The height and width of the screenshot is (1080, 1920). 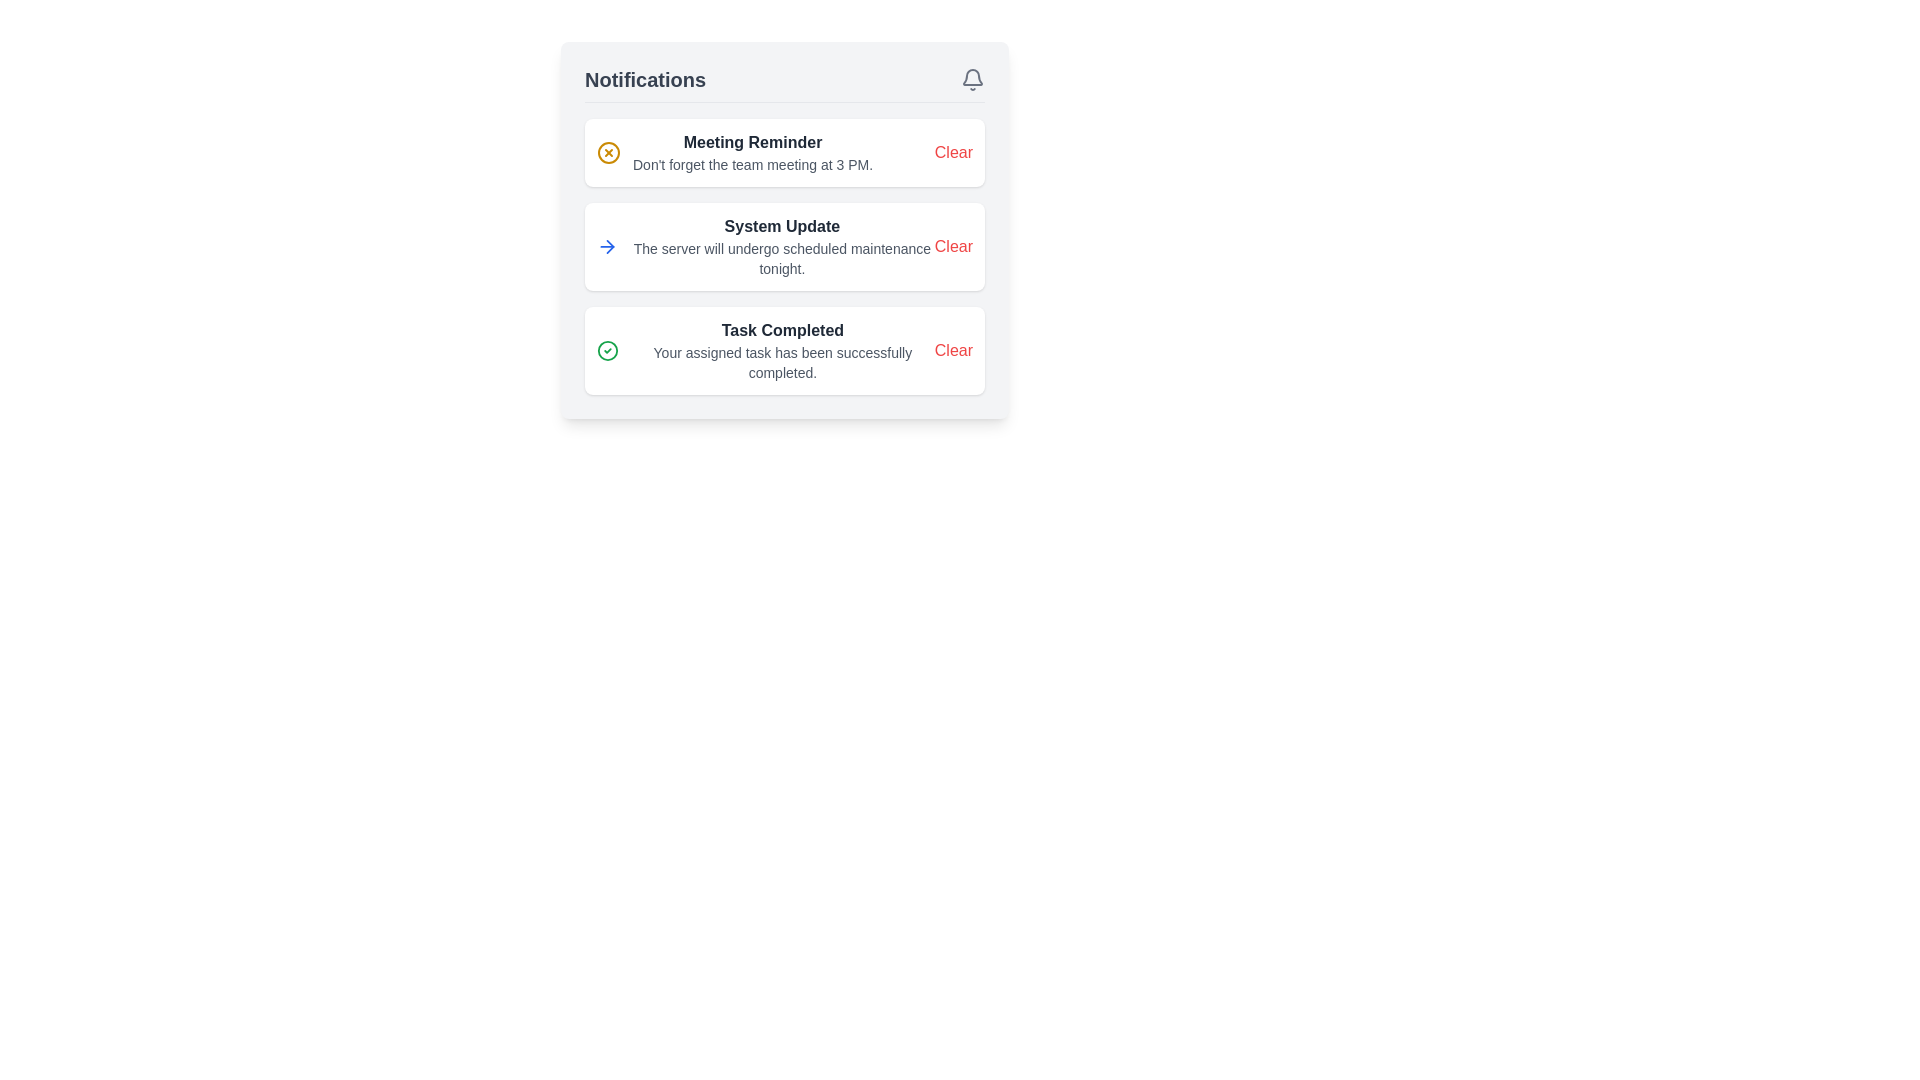 I want to click on the 'Clear' text link located on the far right side of the 'Task Completed' section to potentially change its style, so click(x=952, y=350).